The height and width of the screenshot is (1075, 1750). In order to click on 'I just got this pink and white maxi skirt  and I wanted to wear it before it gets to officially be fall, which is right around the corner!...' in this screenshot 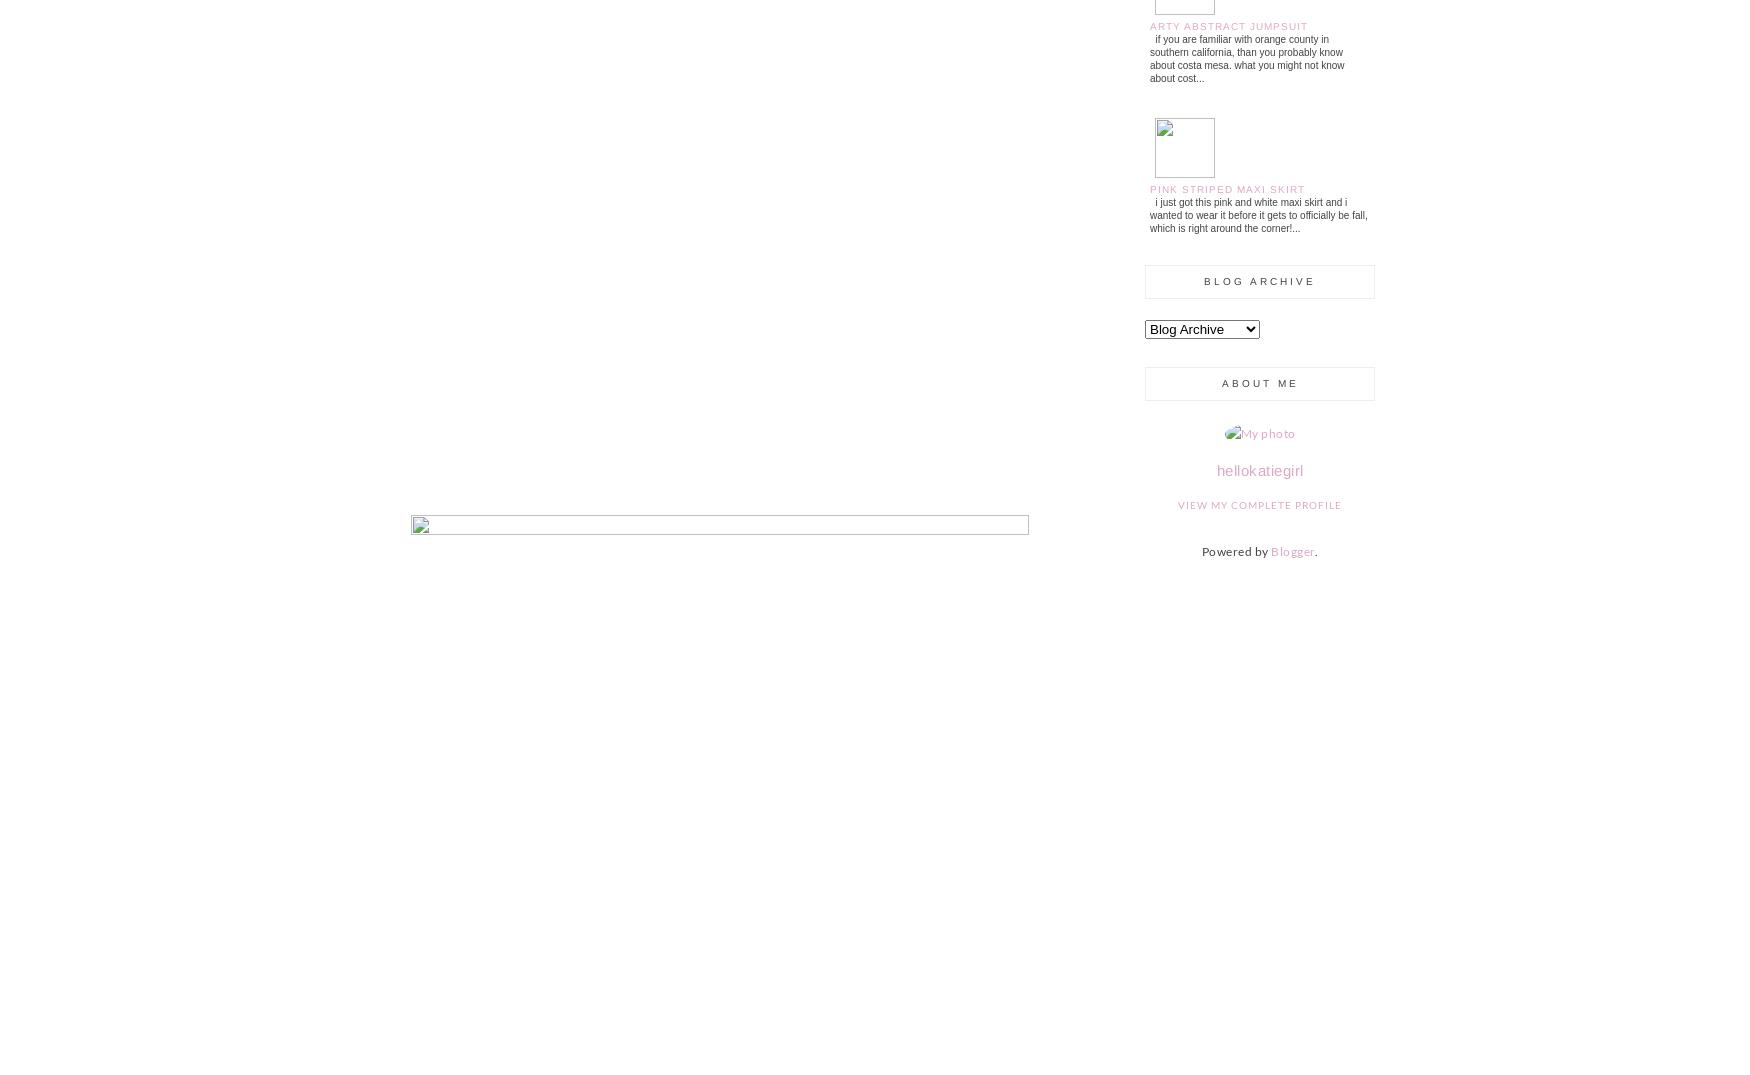, I will do `click(1257, 213)`.